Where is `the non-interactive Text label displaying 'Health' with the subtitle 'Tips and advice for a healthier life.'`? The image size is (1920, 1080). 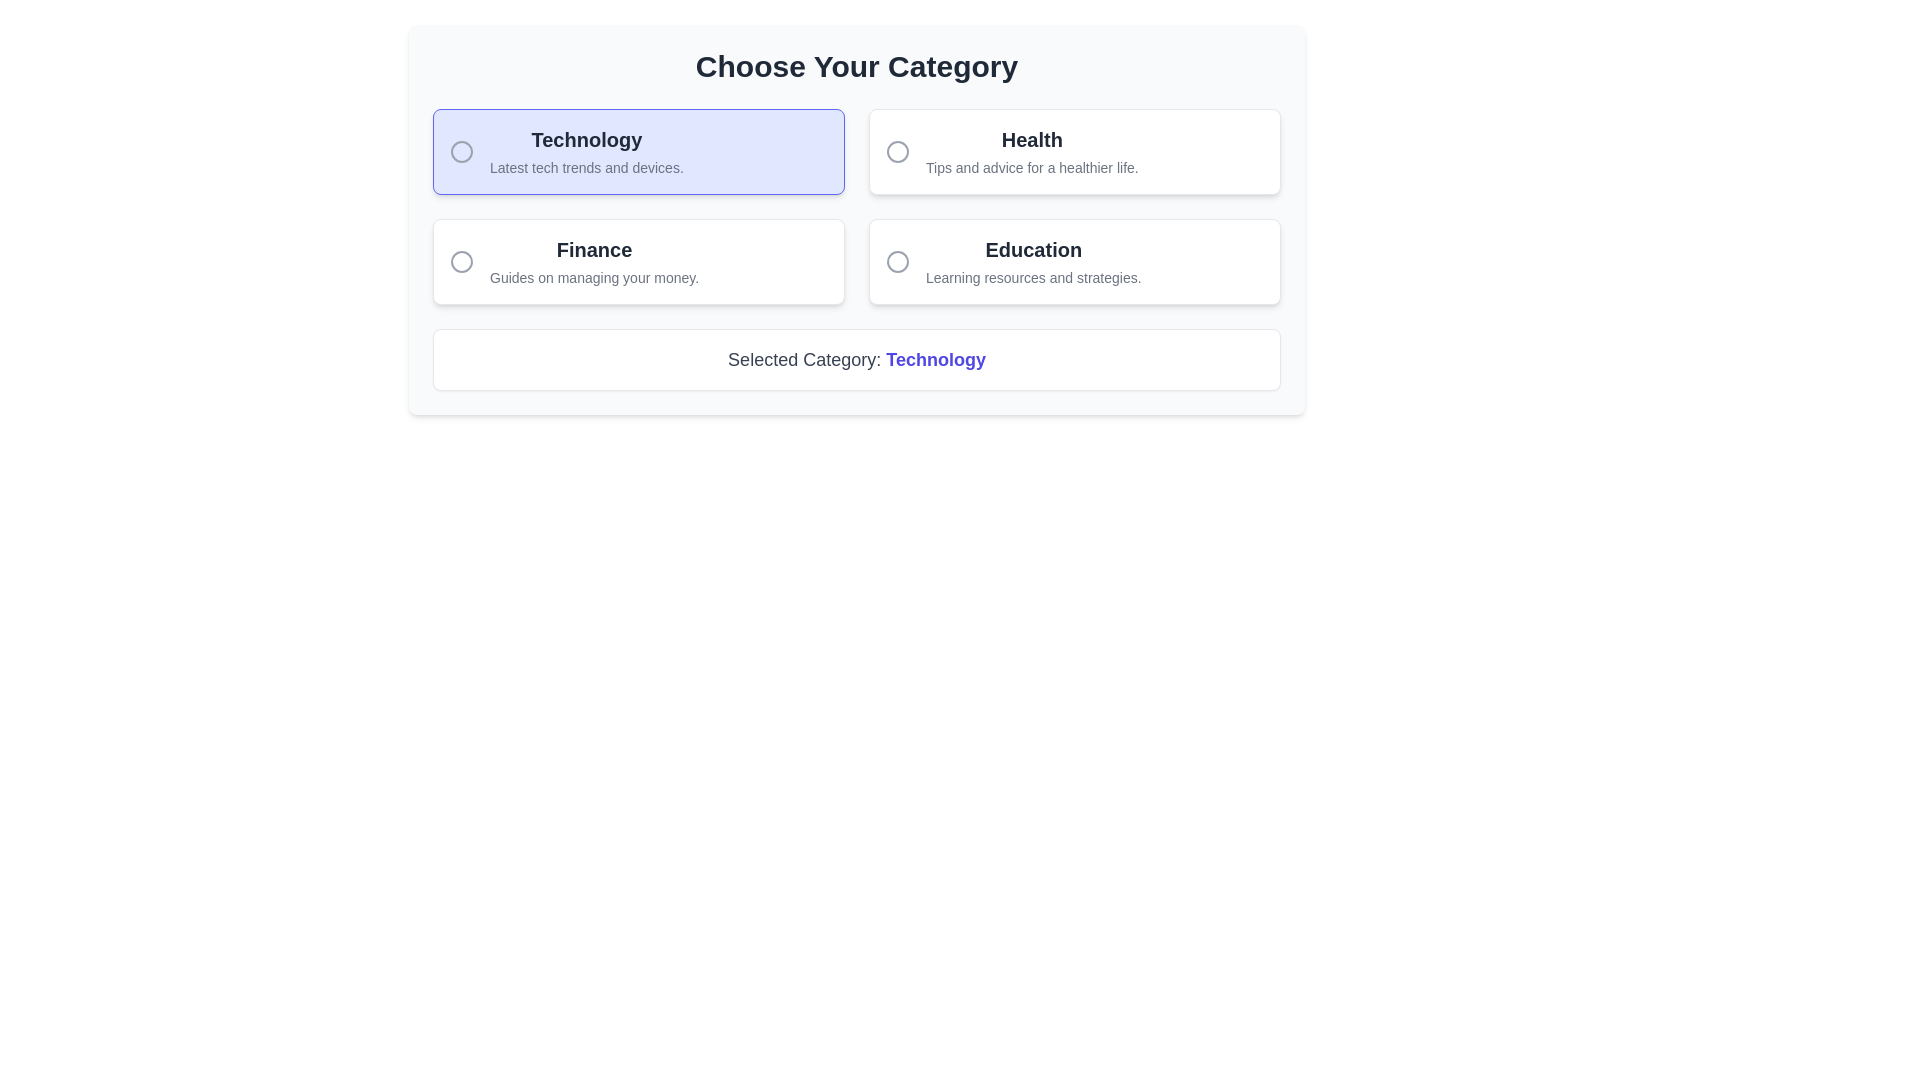 the non-interactive Text label displaying 'Health' with the subtitle 'Tips and advice for a healthier life.' is located at coordinates (1032, 150).